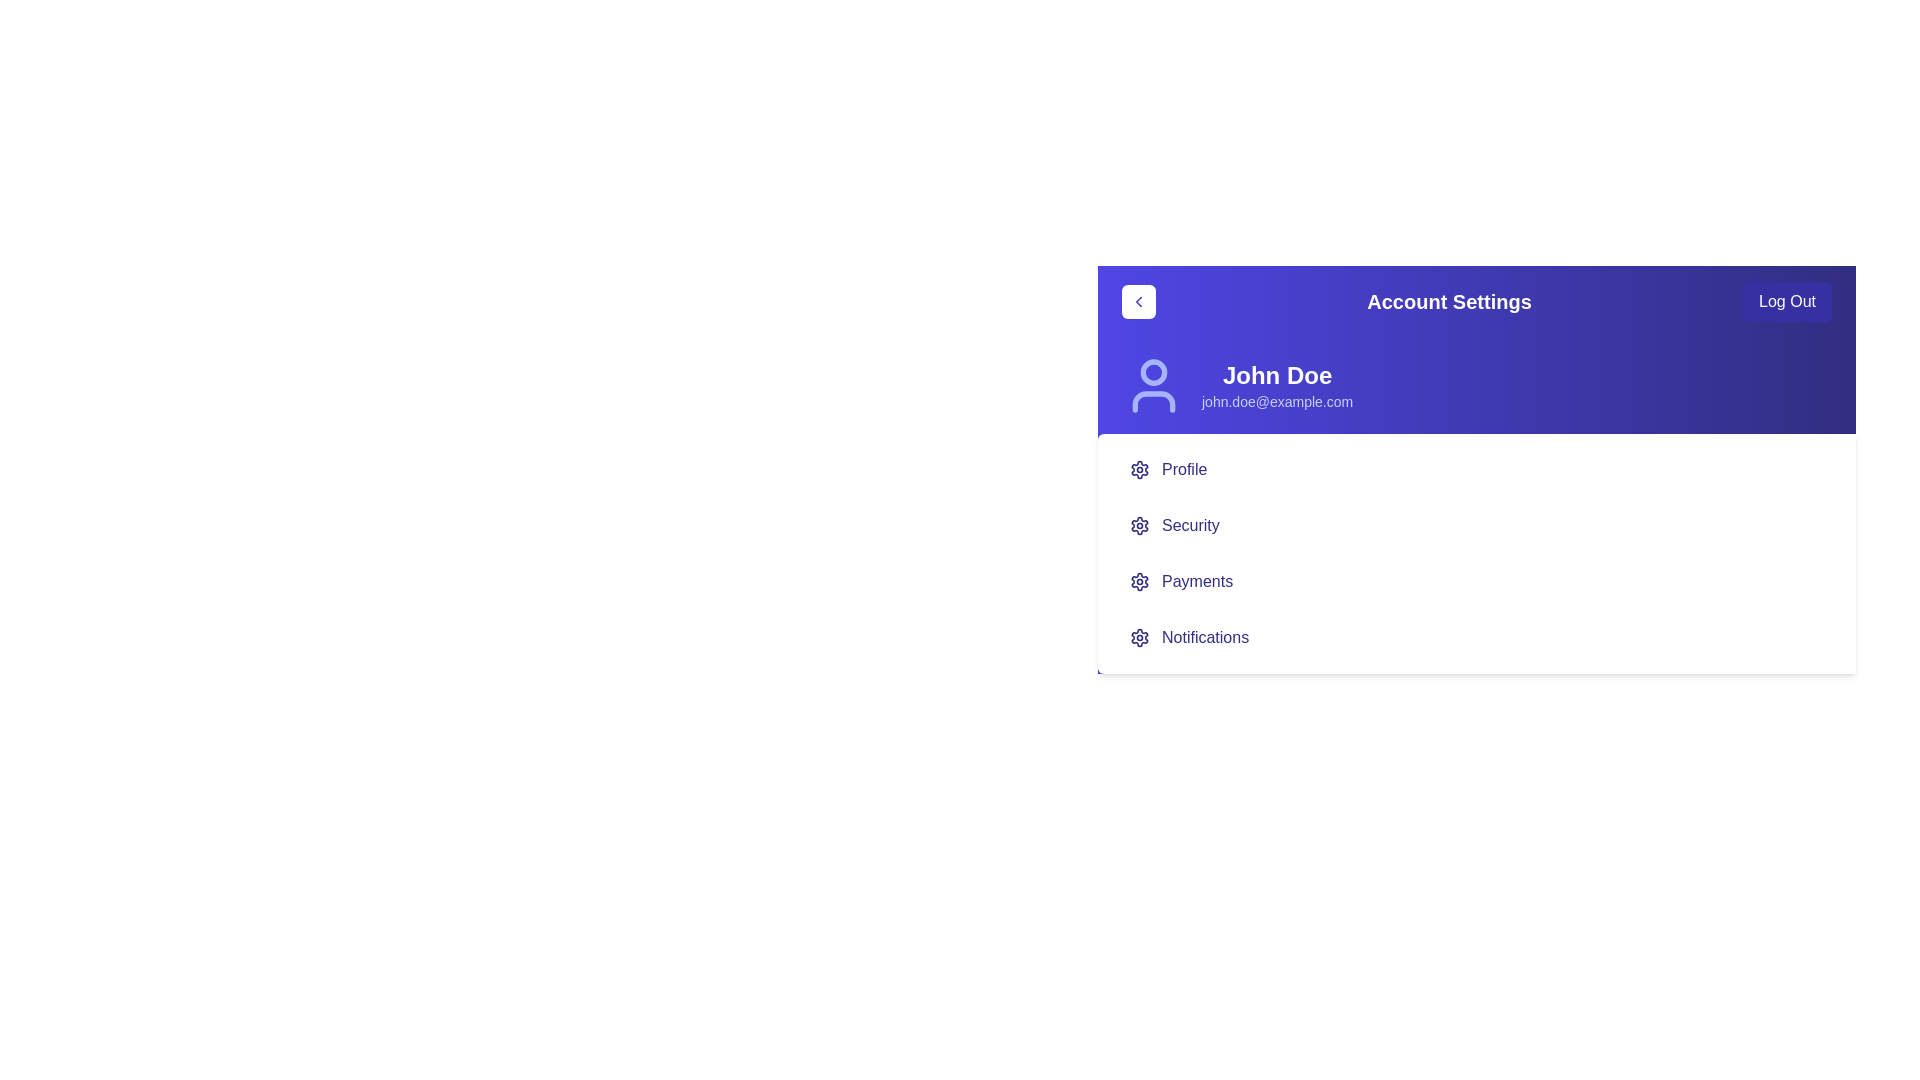  I want to click on the 'Security' text label in bold, indigo font, which is the second item in the vertical list of options in the settings menu panel, so click(1190, 524).